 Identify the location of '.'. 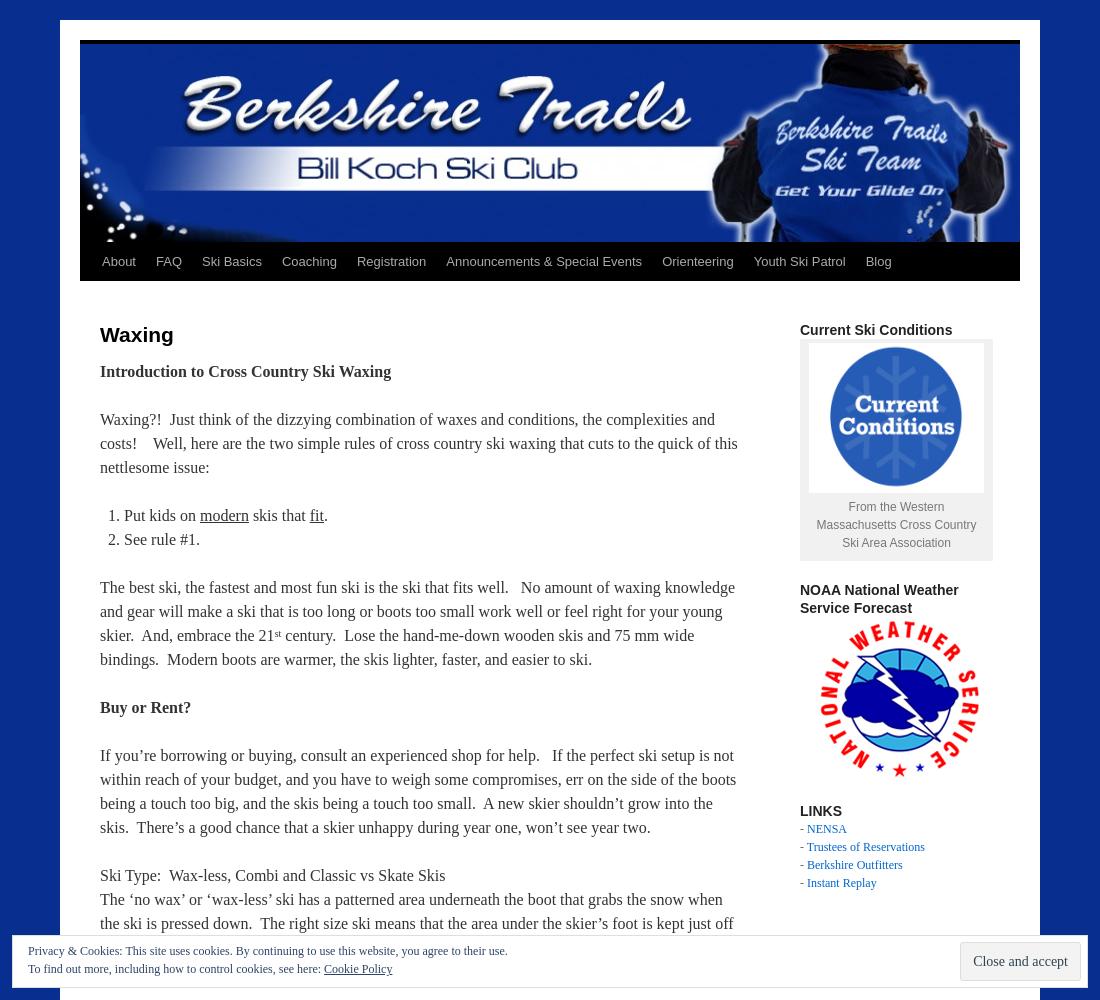
(325, 515).